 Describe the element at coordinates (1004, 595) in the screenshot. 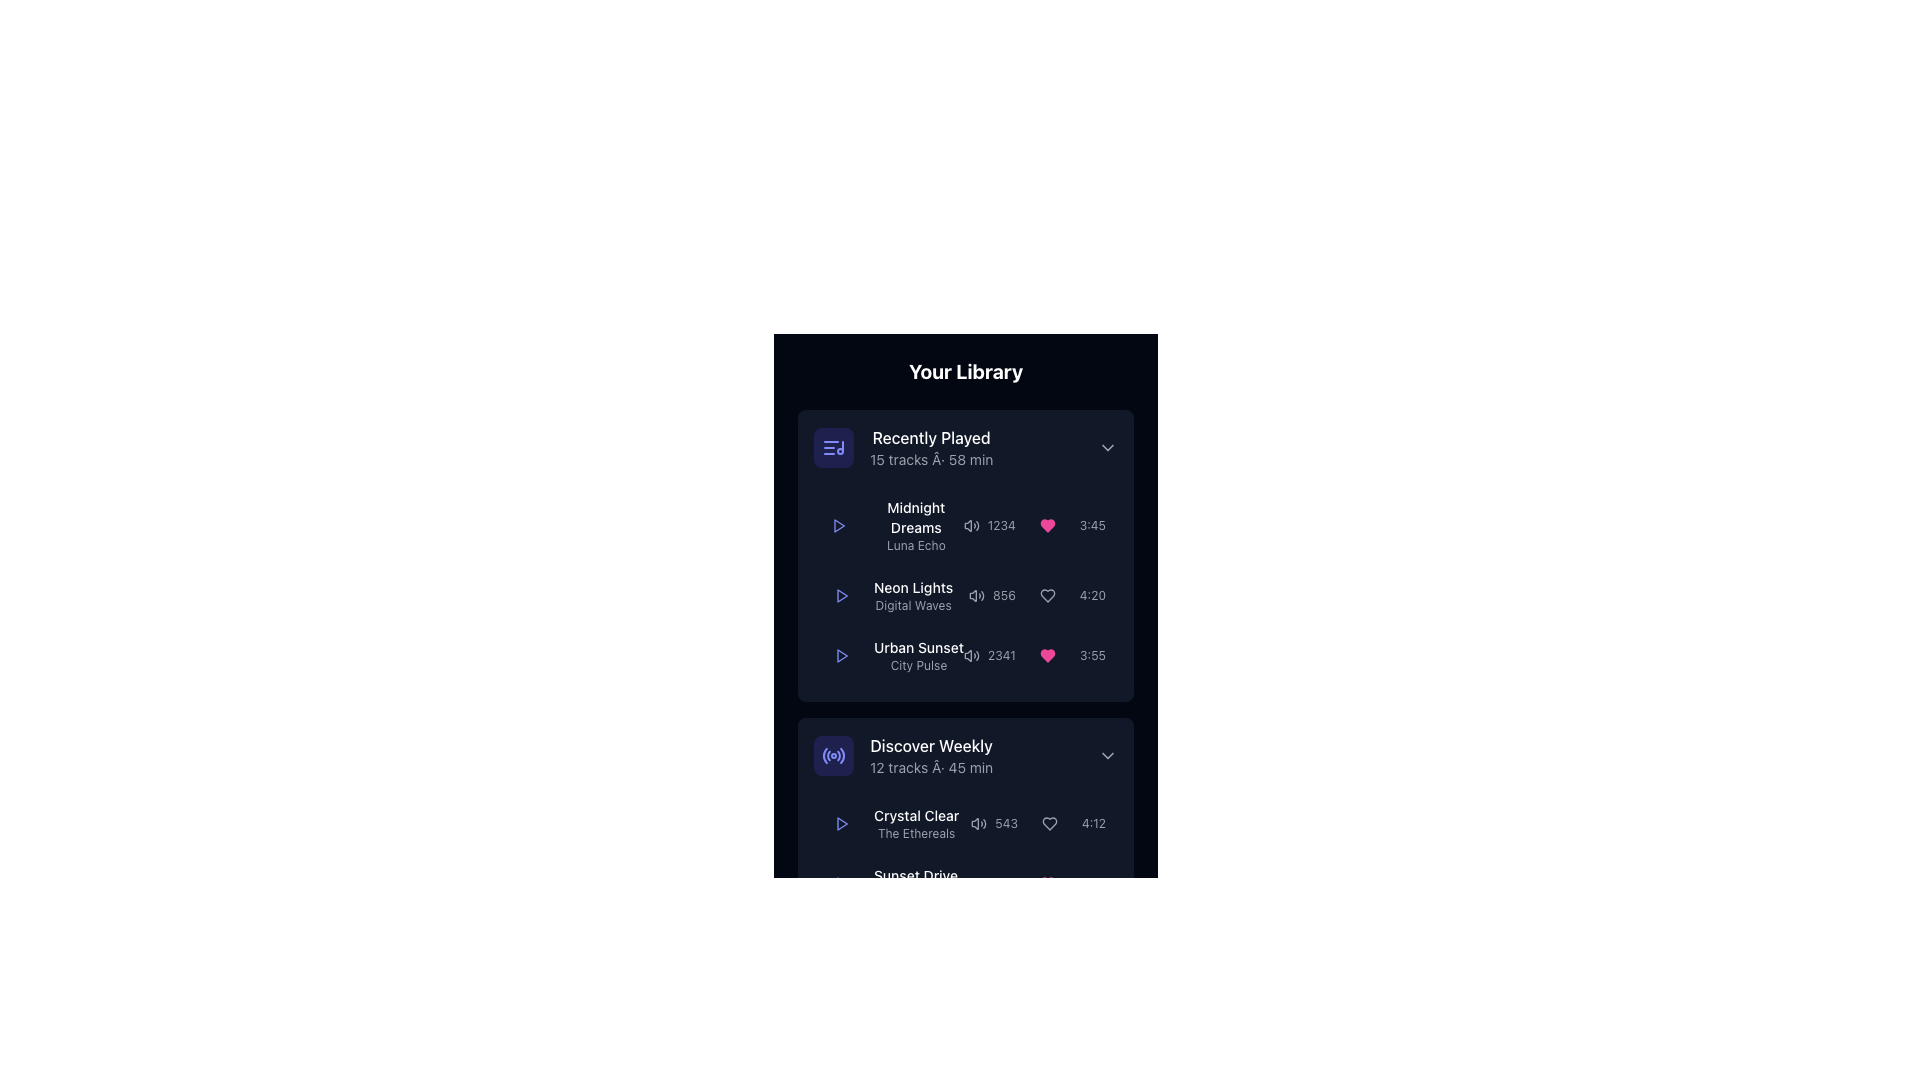

I see `the label displaying the numeric value for the song 'Neon Lights' in the 'Recently Played' section, located to the right of the volume icon` at that location.